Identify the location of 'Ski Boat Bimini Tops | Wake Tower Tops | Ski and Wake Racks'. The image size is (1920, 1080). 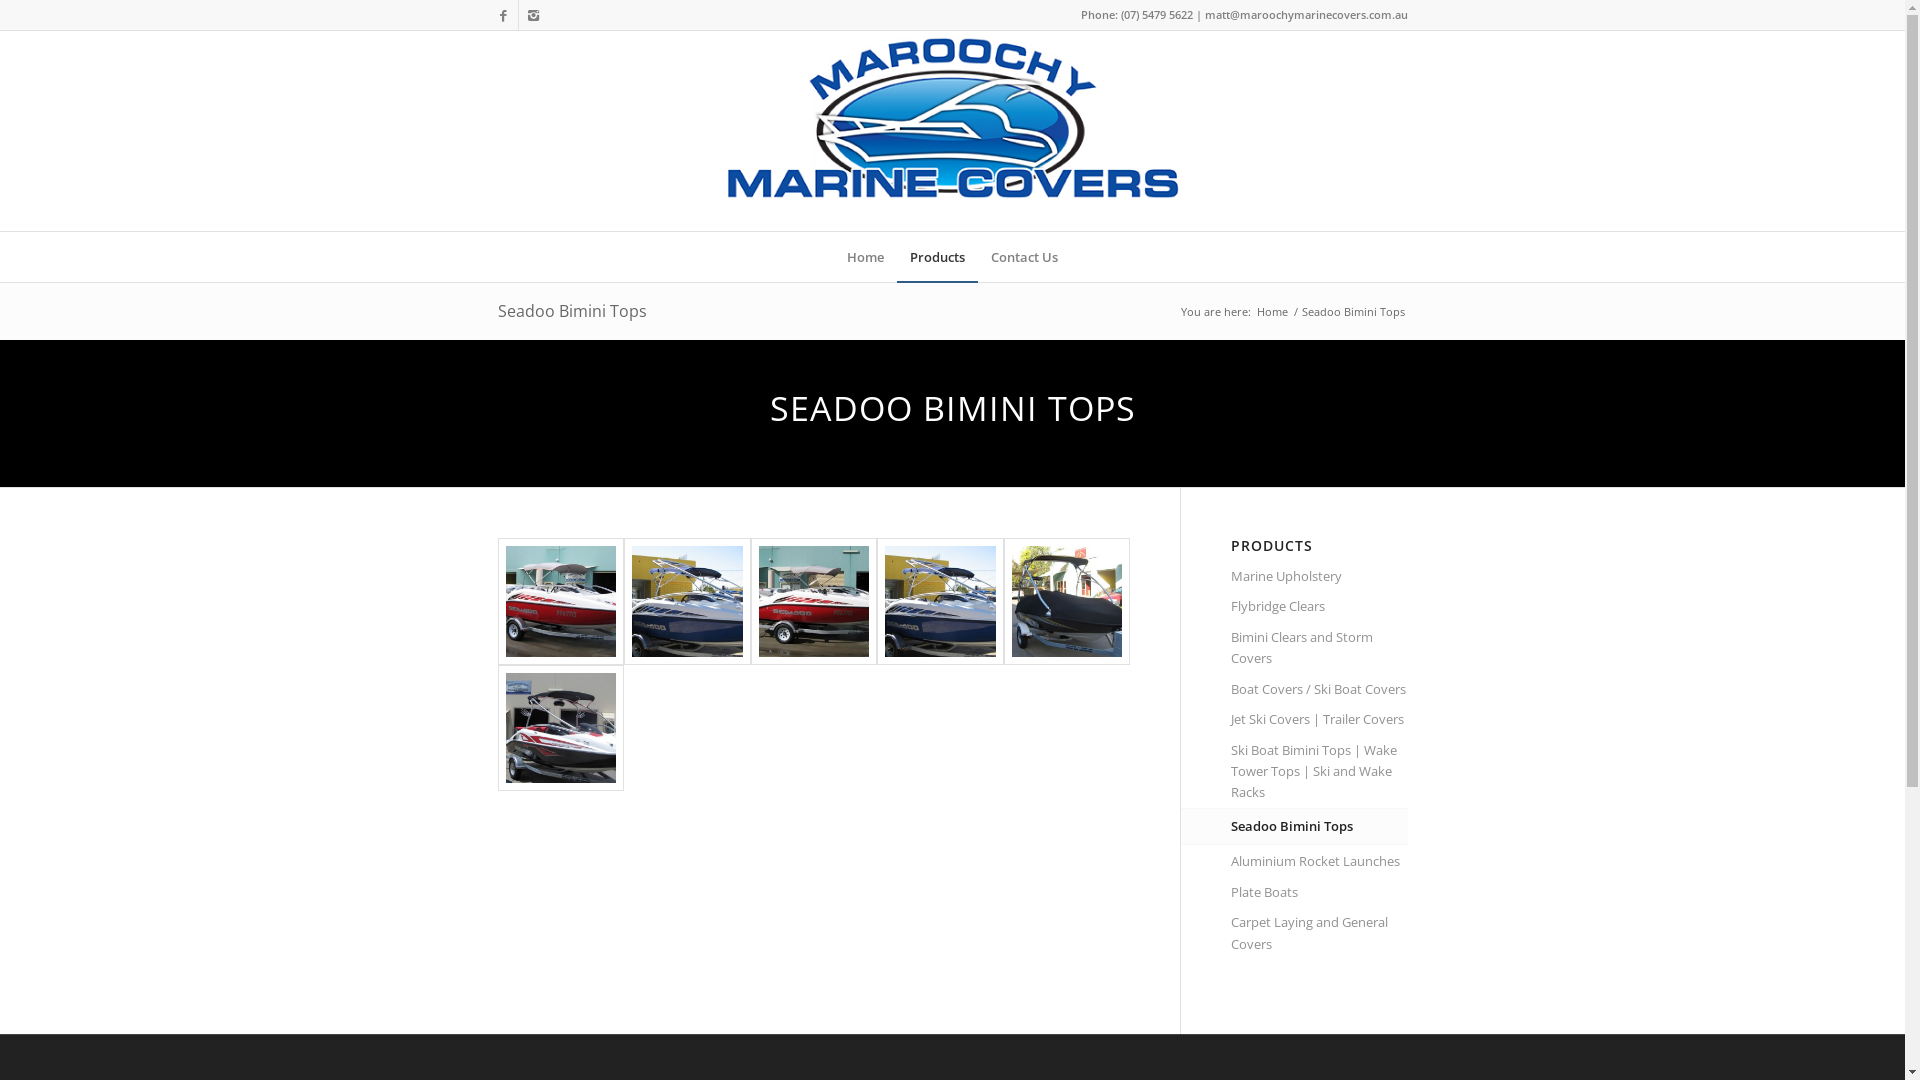
(1319, 771).